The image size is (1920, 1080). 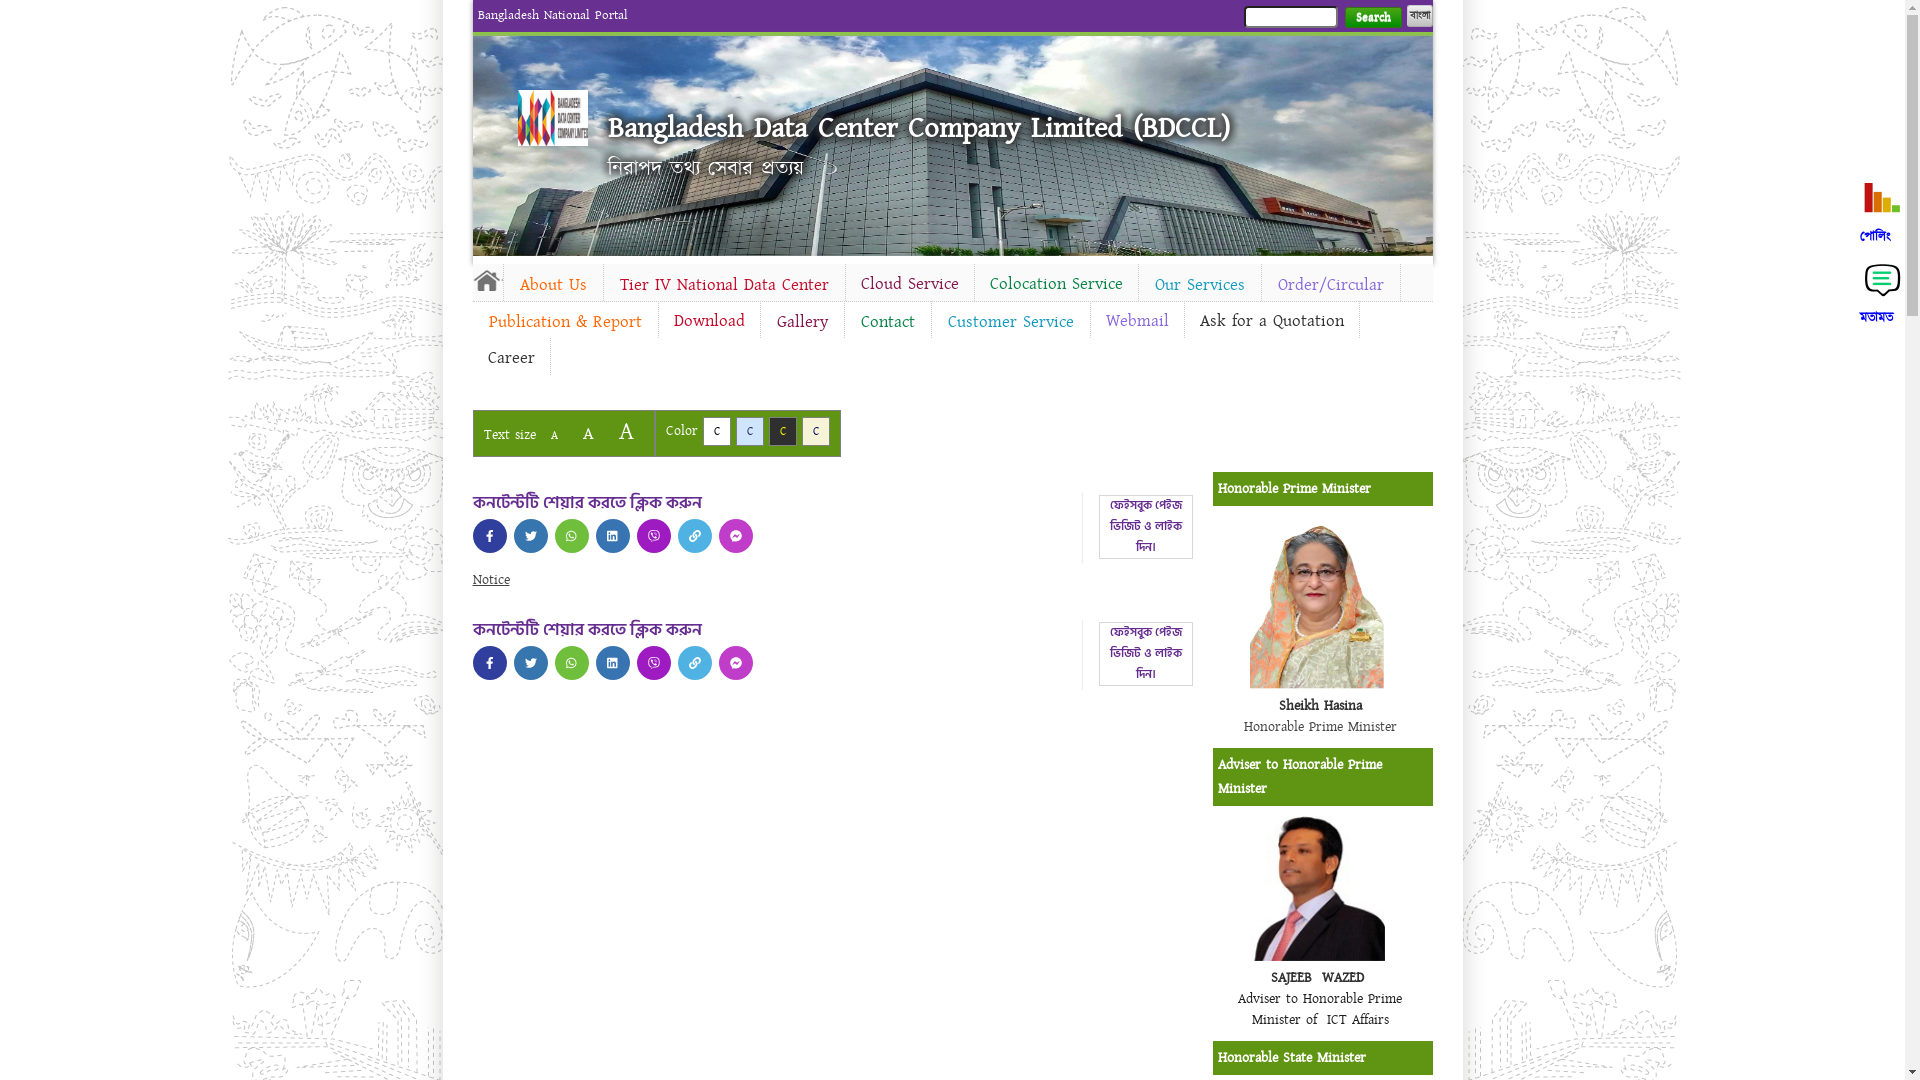 I want to click on 'Search', so click(x=1371, y=17).